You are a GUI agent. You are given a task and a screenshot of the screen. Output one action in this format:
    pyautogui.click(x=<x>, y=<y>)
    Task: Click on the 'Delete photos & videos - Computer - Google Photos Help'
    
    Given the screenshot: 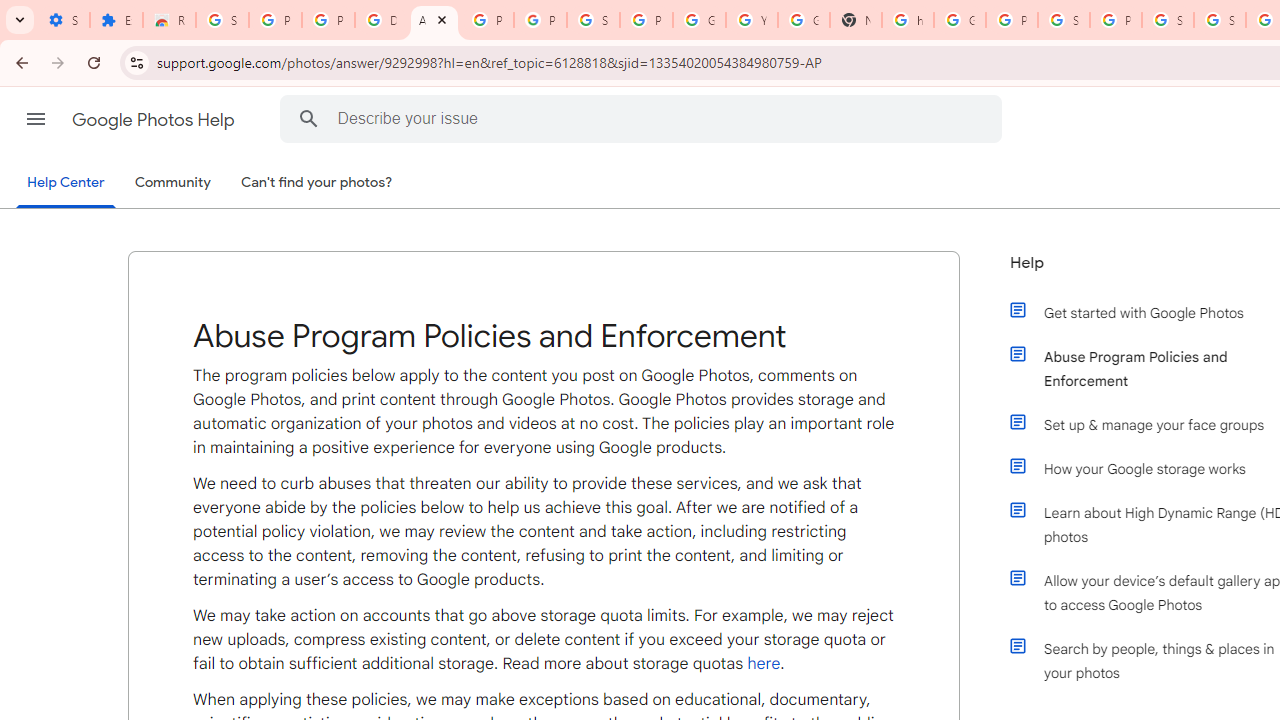 What is the action you would take?
    pyautogui.click(x=381, y=20)
    